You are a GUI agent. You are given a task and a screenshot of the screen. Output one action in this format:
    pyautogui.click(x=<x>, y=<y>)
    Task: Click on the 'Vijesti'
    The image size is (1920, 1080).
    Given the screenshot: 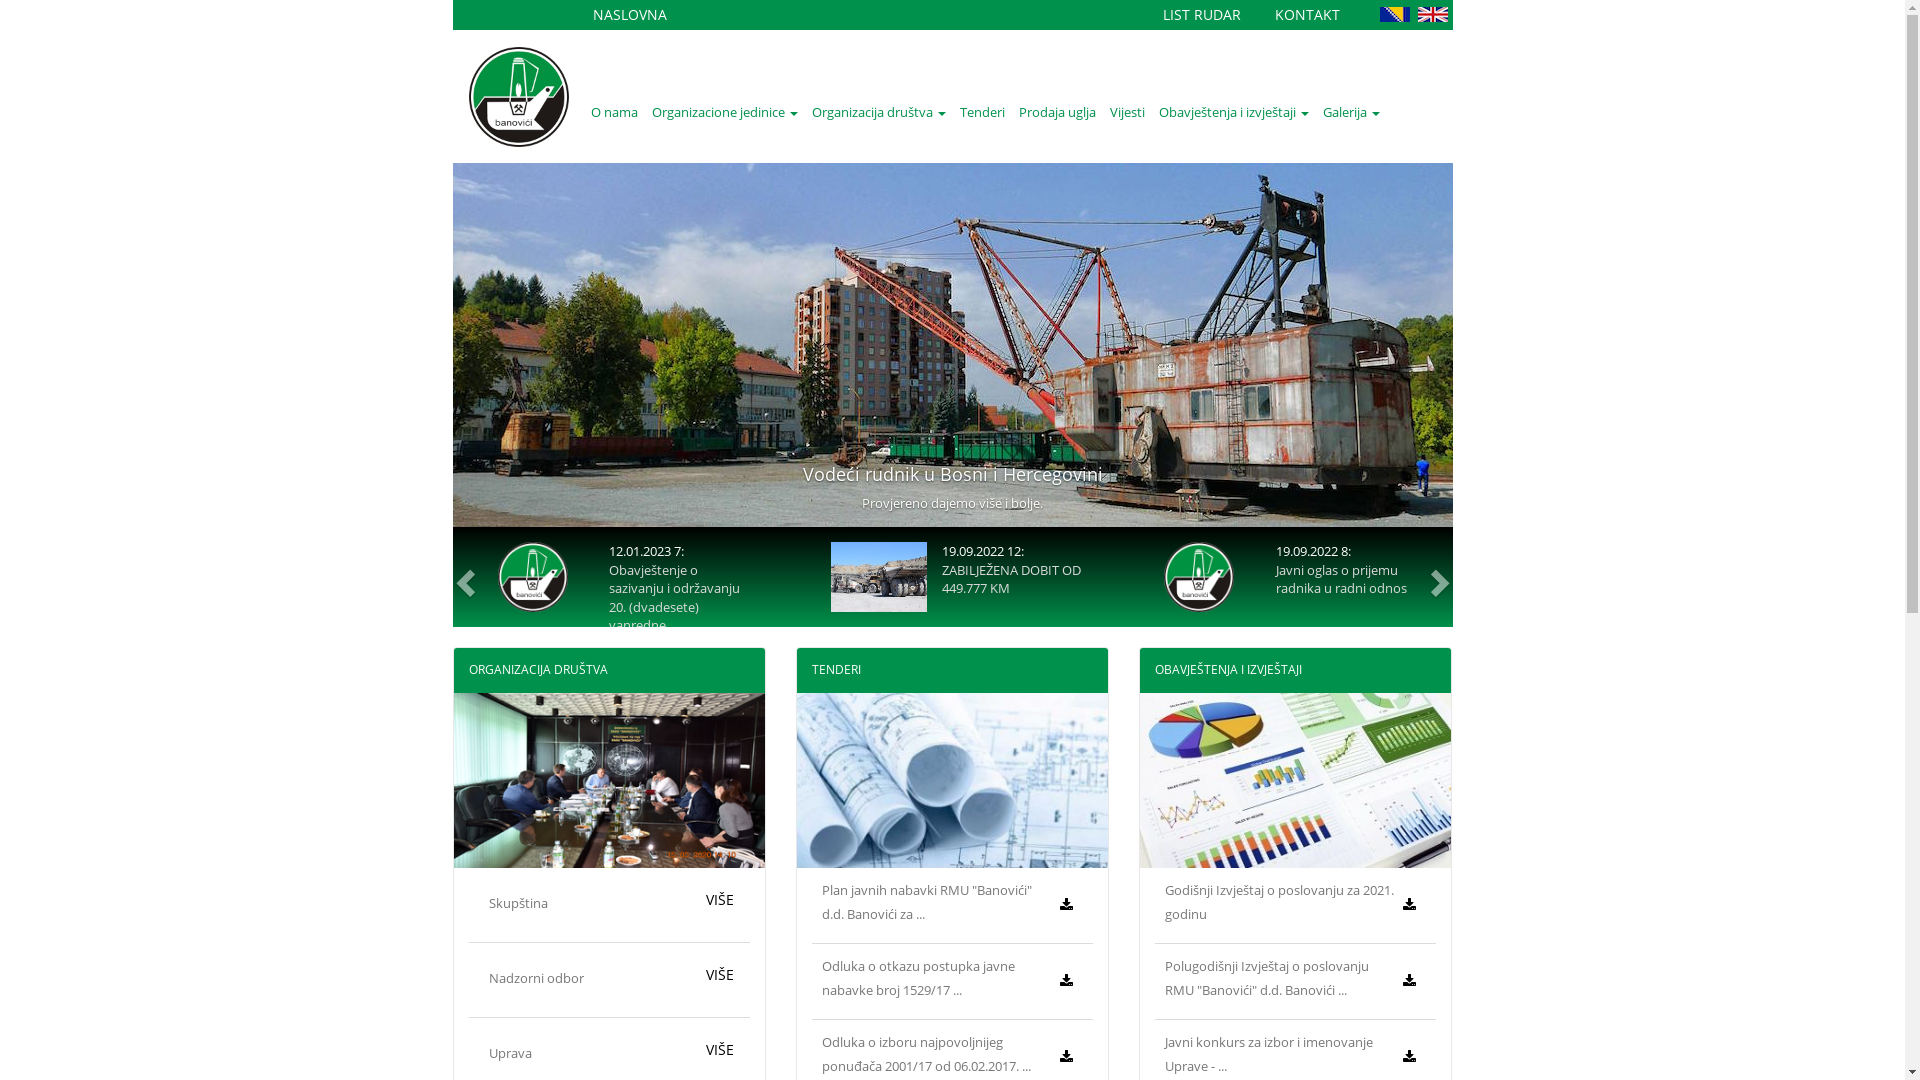 What is the action you would take?
    pyautogui.click(x=1126, y=111)
    